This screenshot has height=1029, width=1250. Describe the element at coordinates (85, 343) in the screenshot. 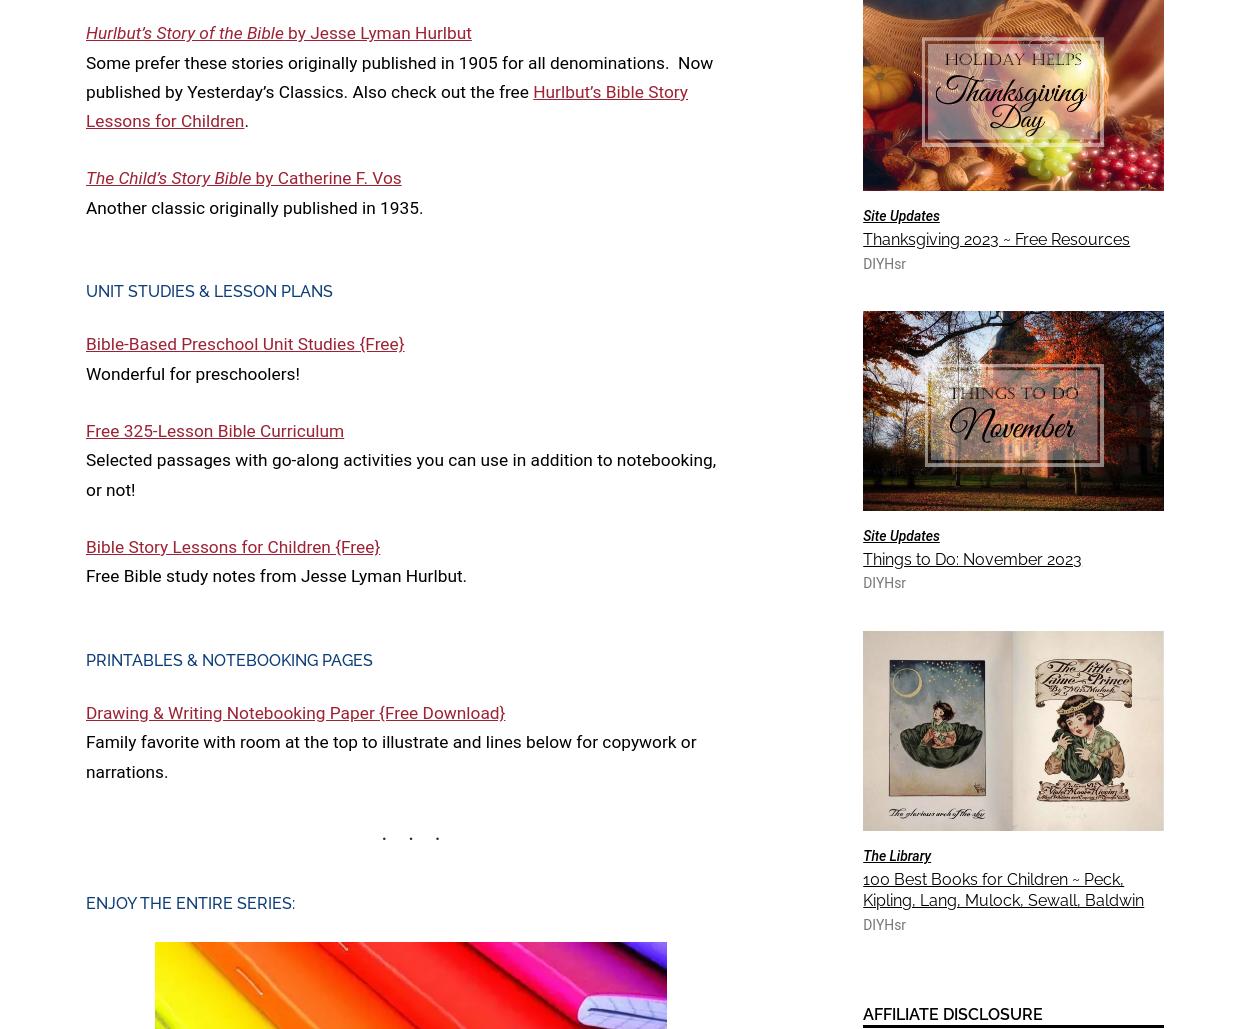

I see `'Bible-Based Preschool Unit Studies {Free}'` at that location.